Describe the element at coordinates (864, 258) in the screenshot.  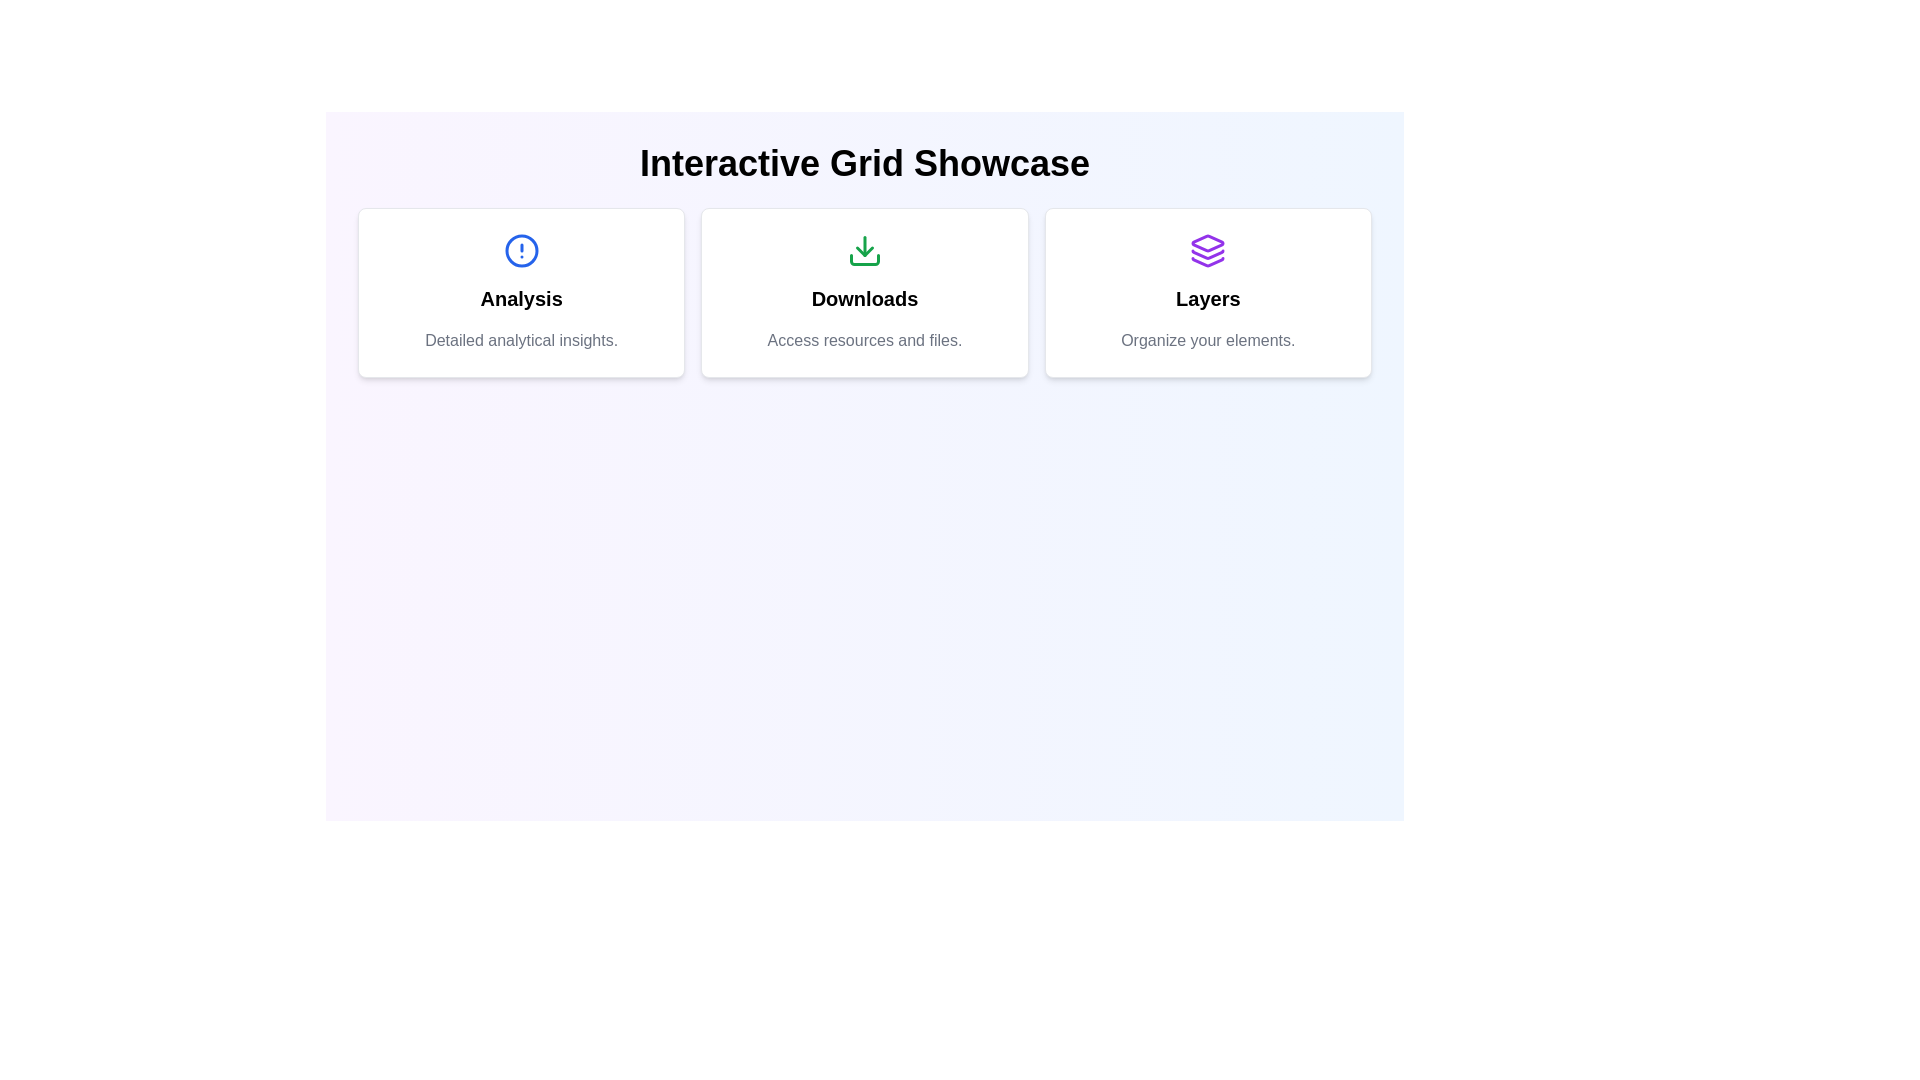
I see `the lower horizontal component of the download icon within the 'Downloads' card, which serves as a base or platform for the icon` at that location.